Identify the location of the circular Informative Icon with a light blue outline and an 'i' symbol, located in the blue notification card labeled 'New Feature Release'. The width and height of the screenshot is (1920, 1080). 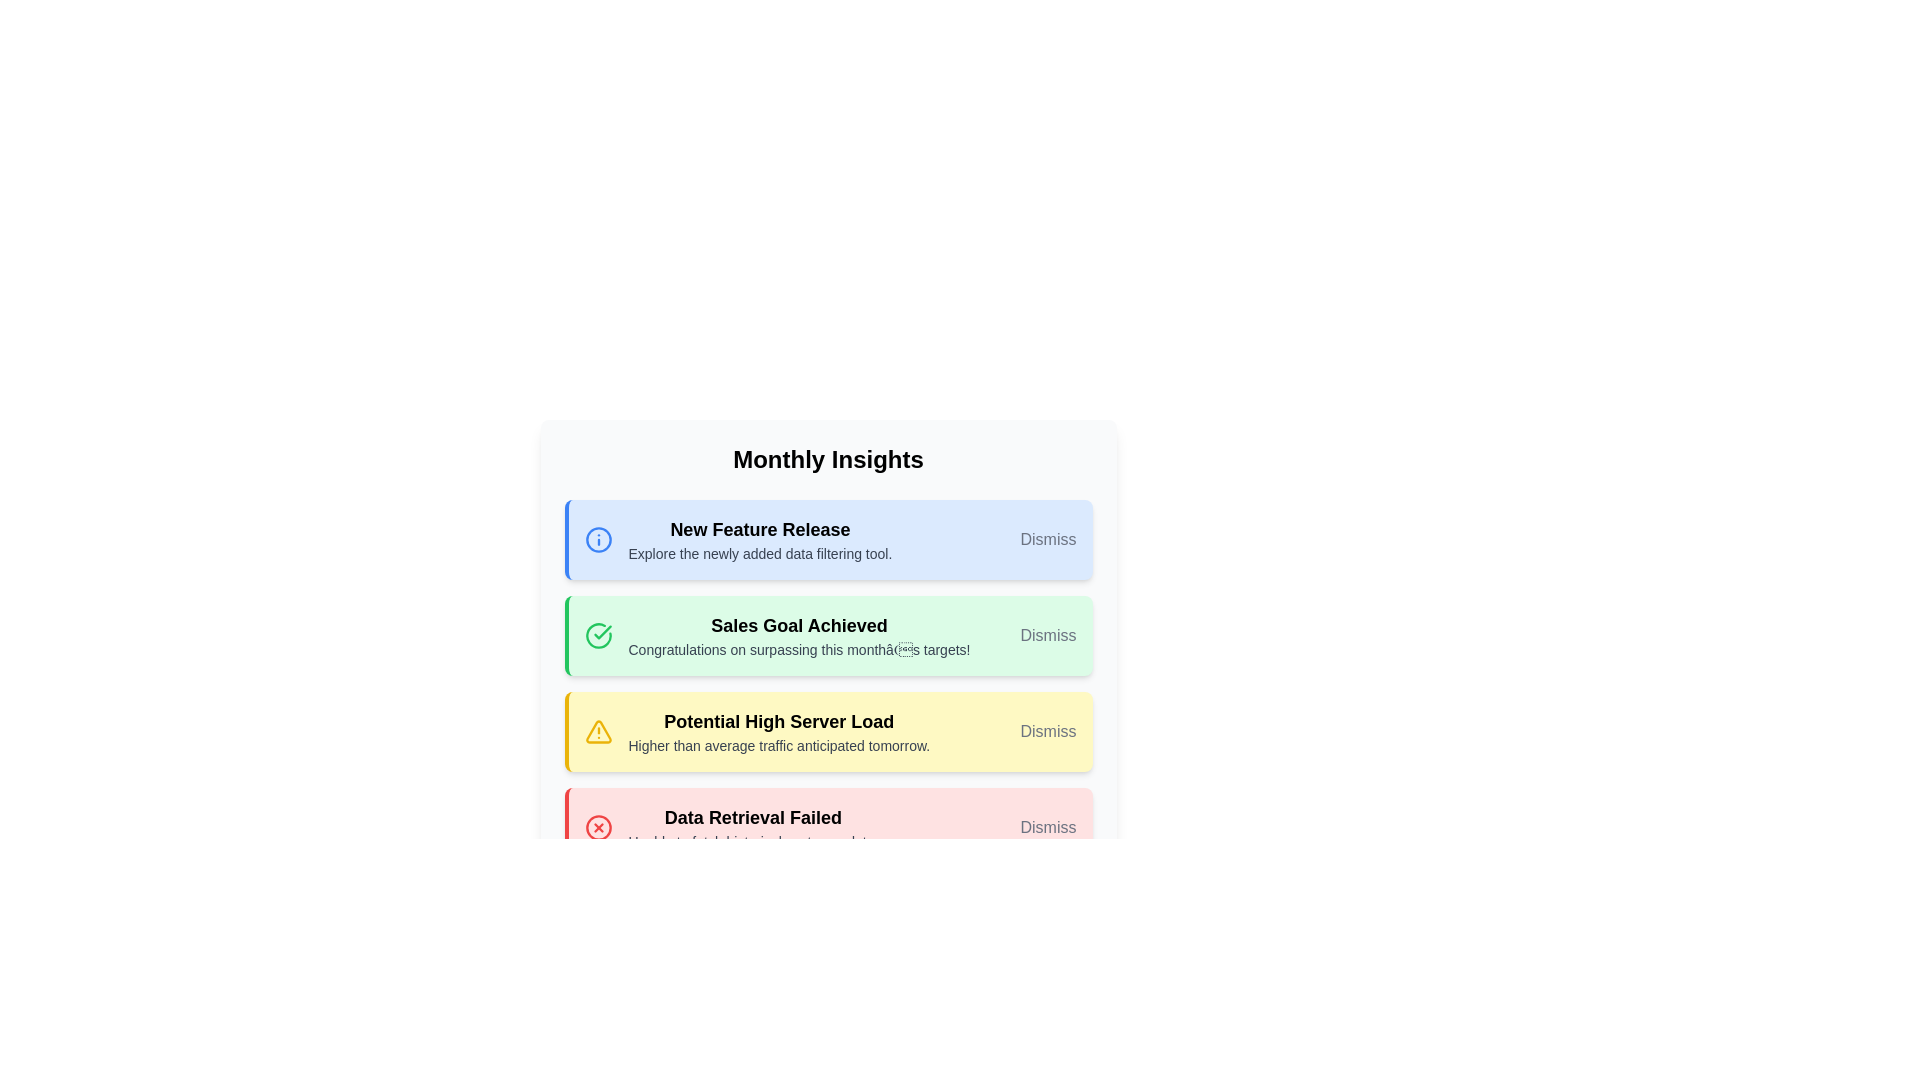
(597, 540).